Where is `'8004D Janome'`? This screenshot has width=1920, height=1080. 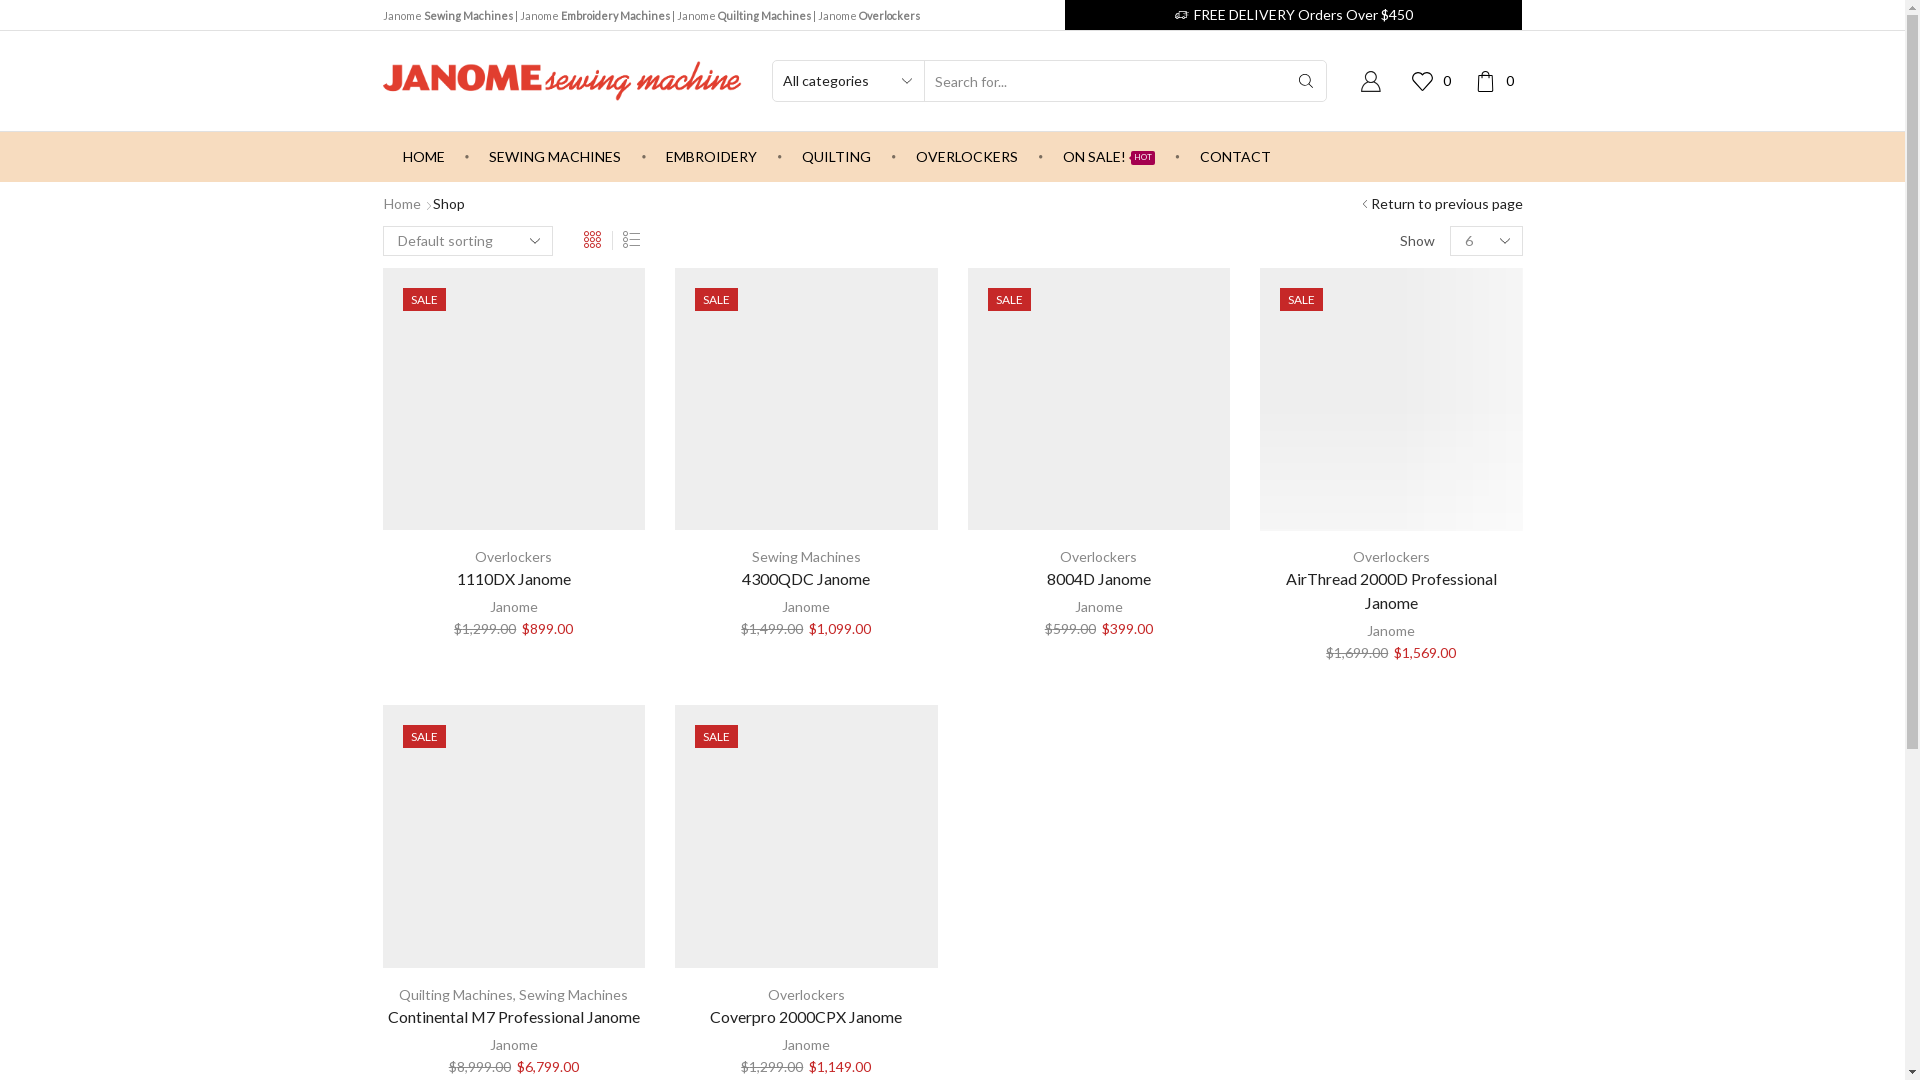 '8004D Janome' is located at coordinates (1098, 578).